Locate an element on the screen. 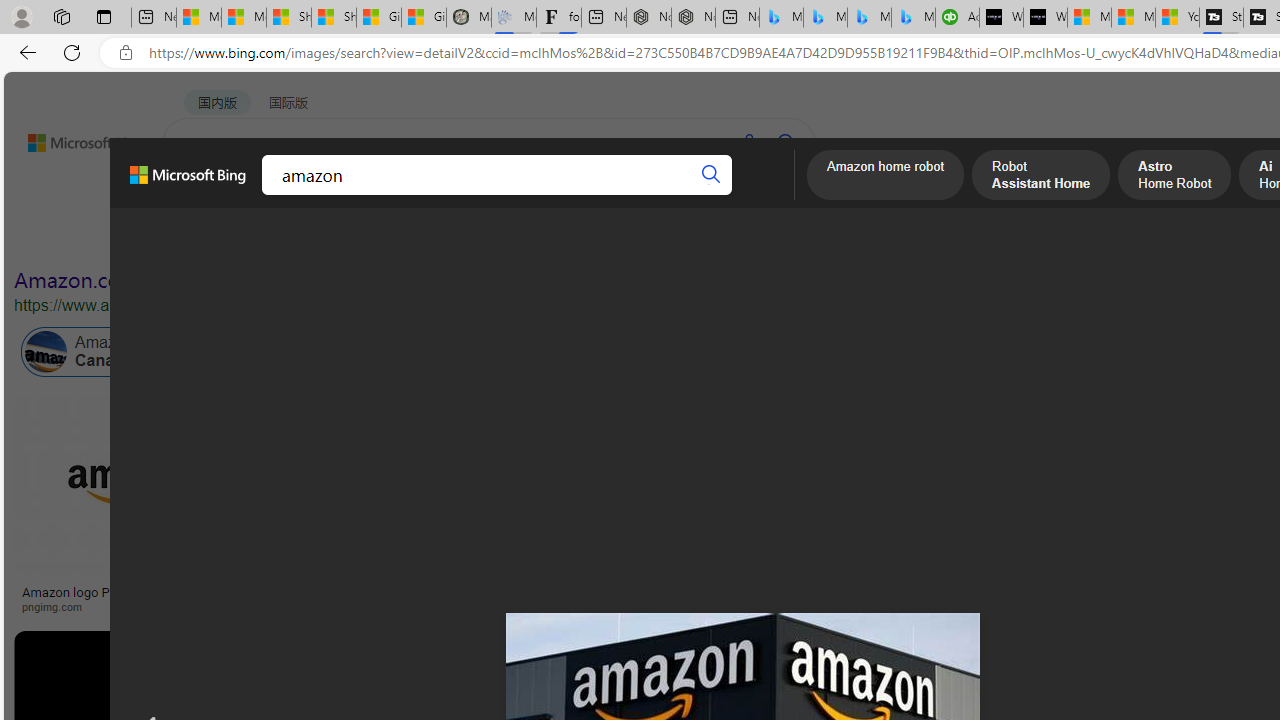  'Search using voice' is located at coordinates (747, 141).